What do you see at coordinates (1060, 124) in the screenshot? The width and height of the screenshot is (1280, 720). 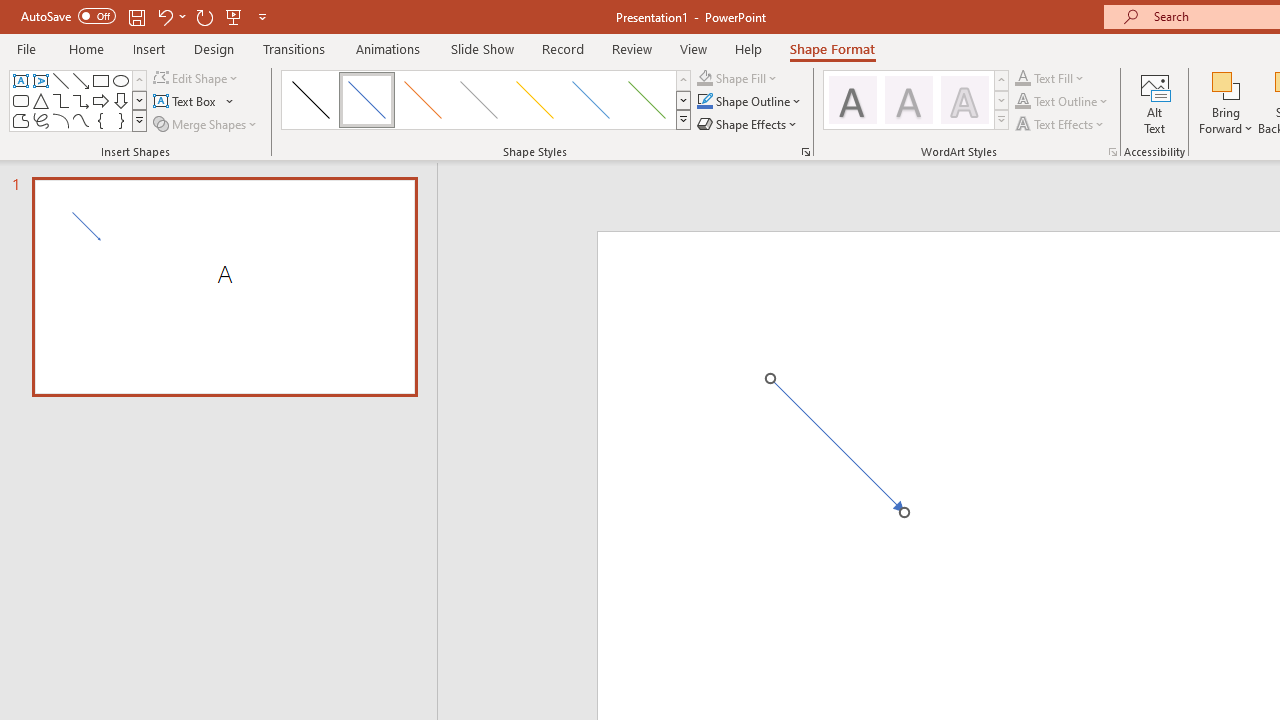 I see `'Text Effects'` at bounding box center [1060, 124].